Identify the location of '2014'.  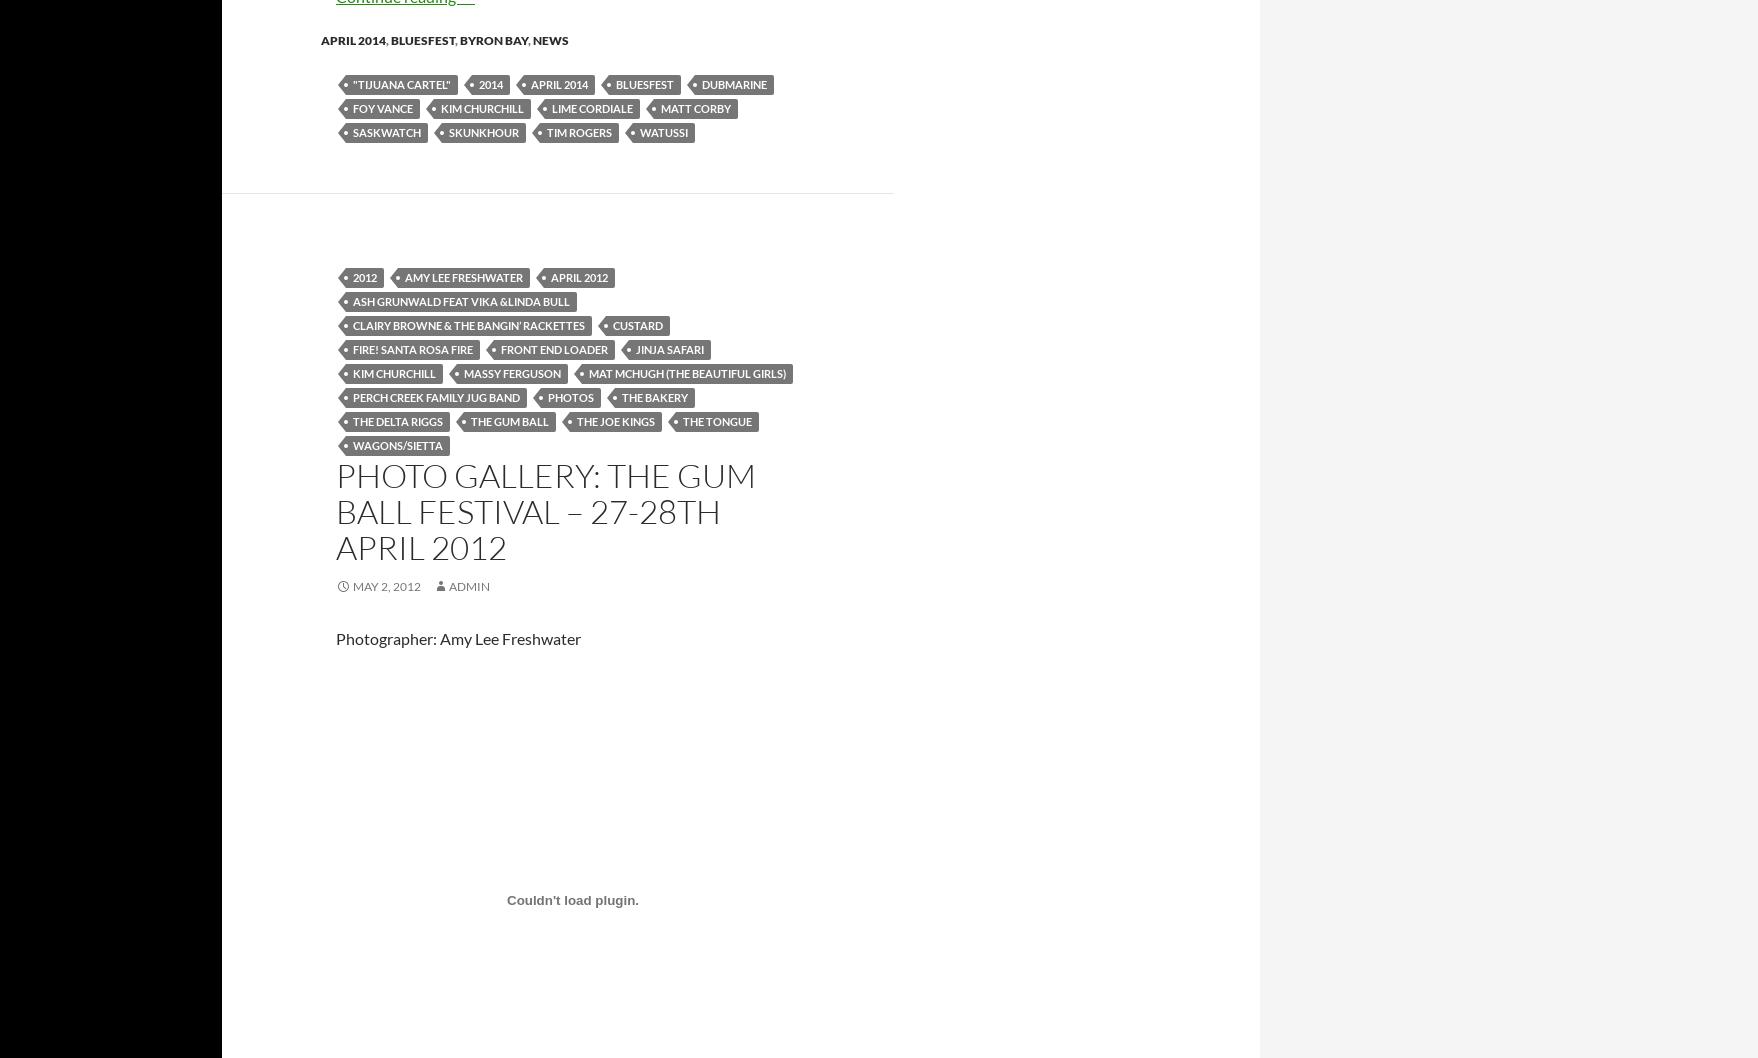
(490, 83).